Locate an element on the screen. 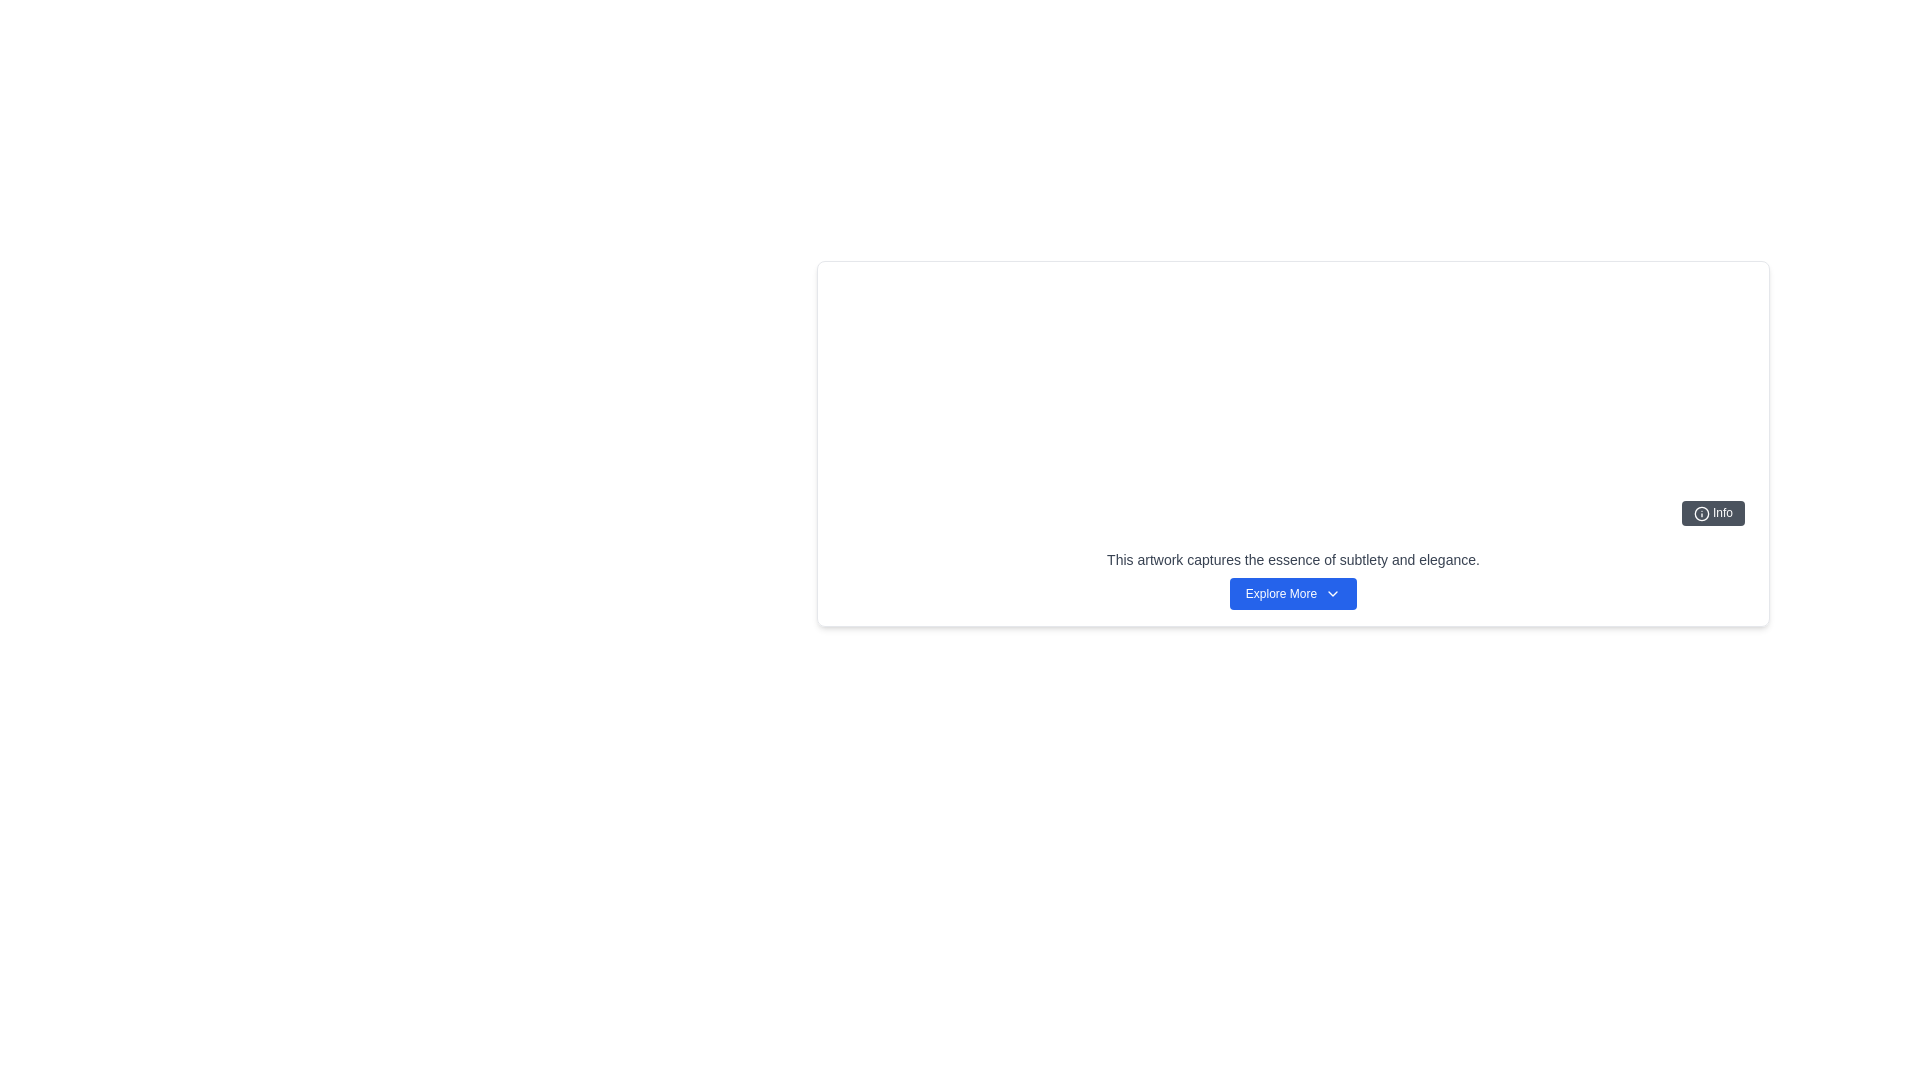  the text display that shows the description 'This artwork captures the essence of subtlety and elegance.' located above the 'Explore More' button is located at coordinates (1293, 559).